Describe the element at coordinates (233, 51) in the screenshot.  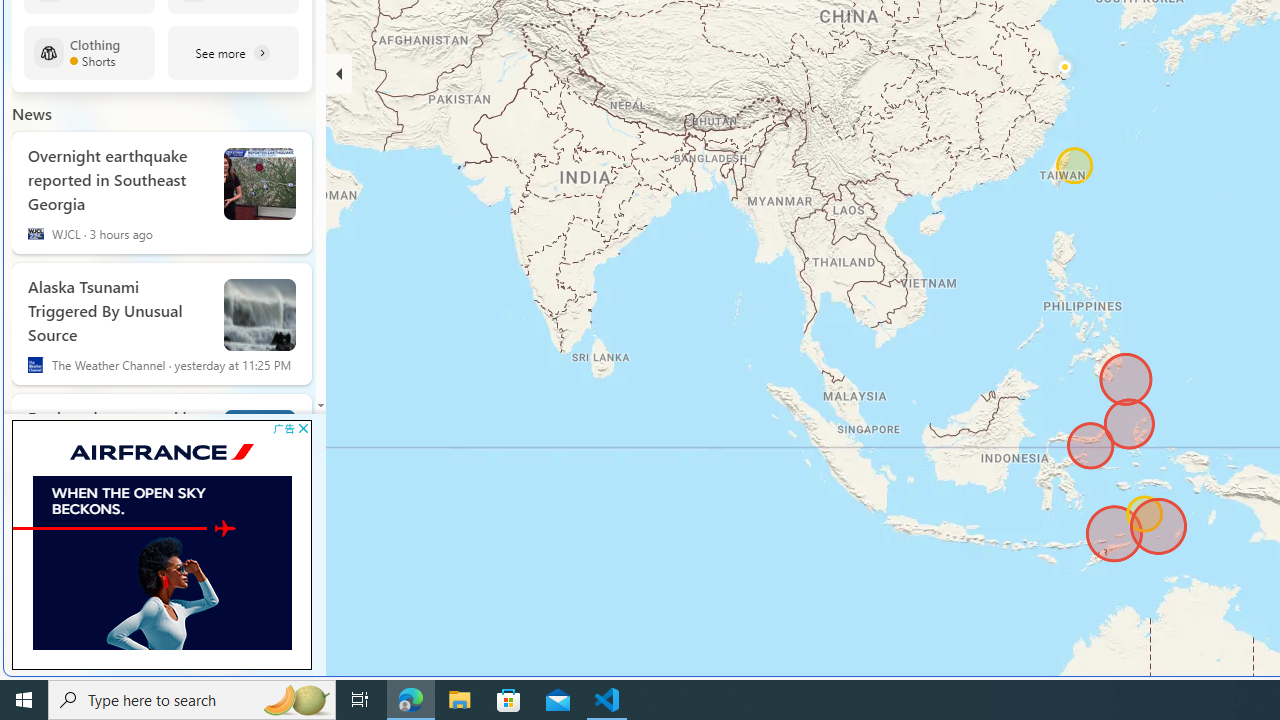
I see `'See more'` at that location.